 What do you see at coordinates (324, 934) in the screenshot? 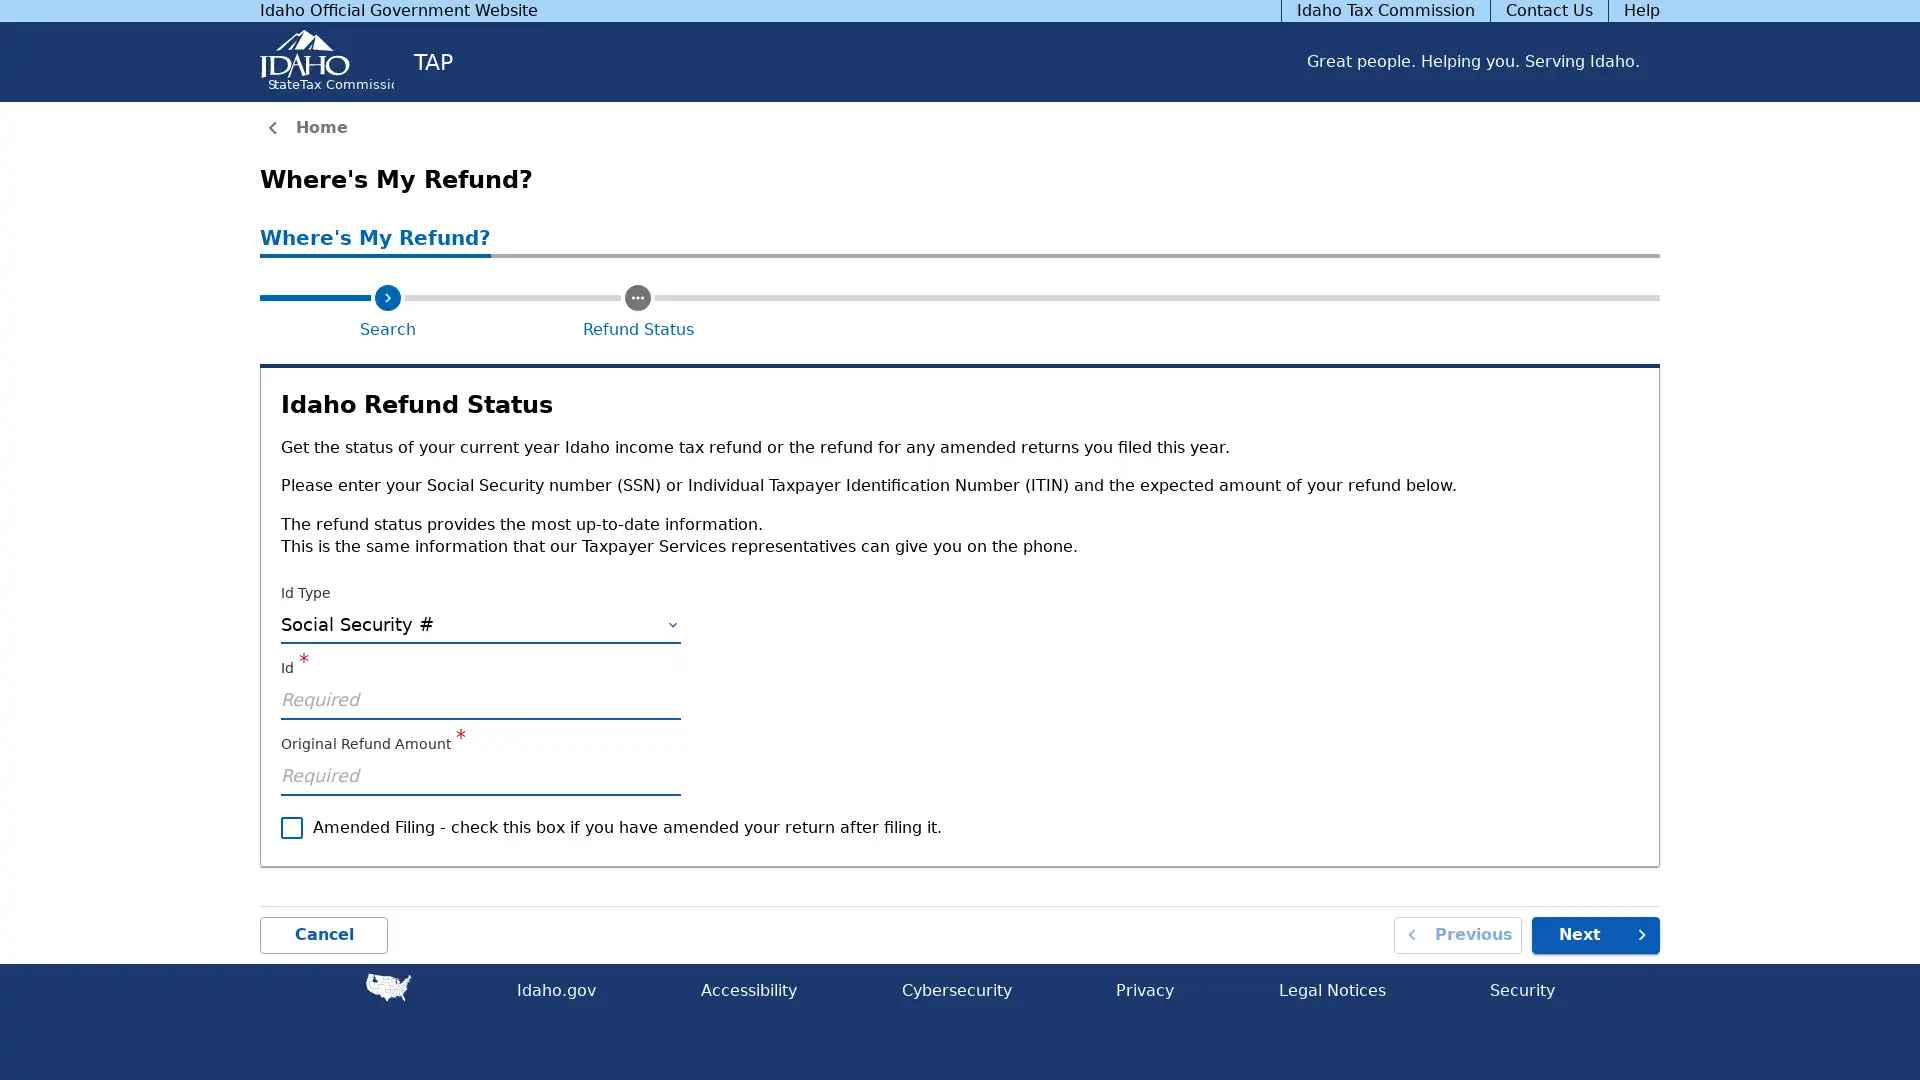
I see `Cancel` at bounding box center [324, 934].